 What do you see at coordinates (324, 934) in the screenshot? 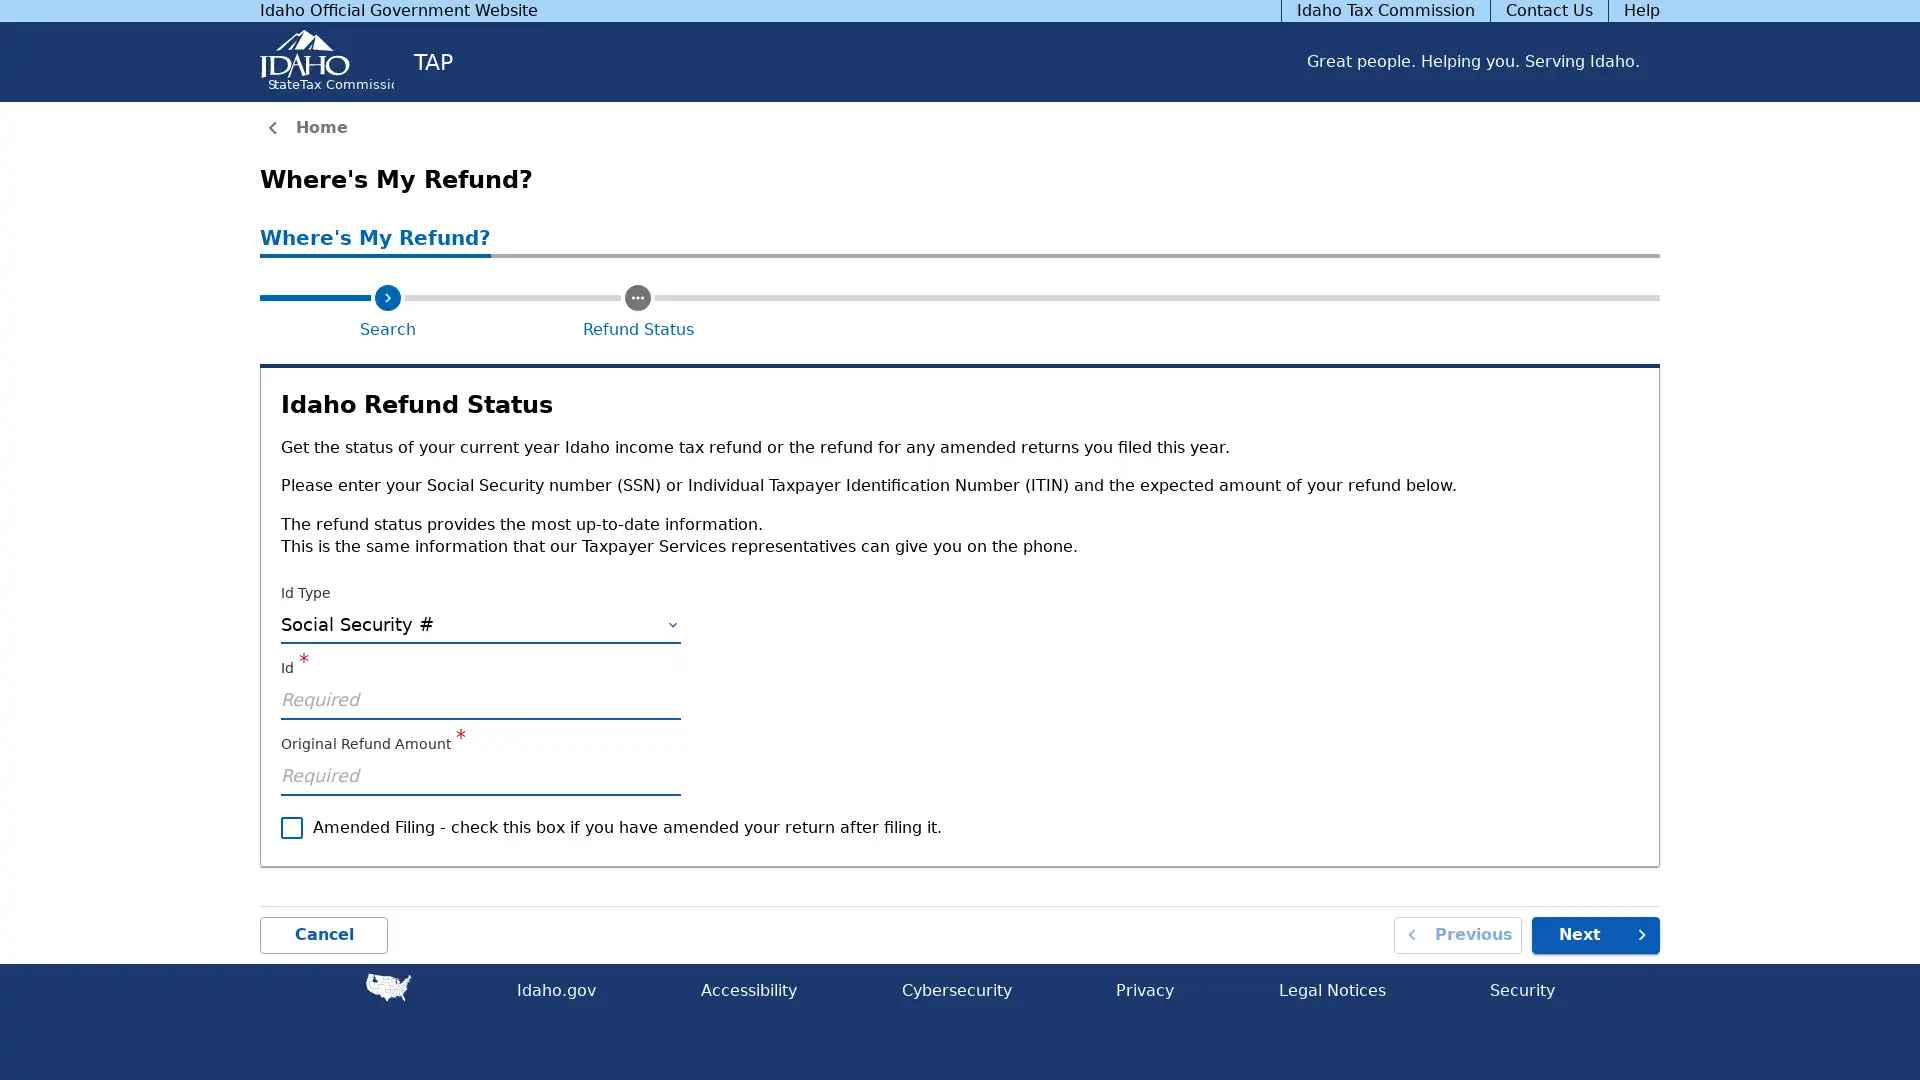
I see `Cancel` at bounding box center [324, 934].